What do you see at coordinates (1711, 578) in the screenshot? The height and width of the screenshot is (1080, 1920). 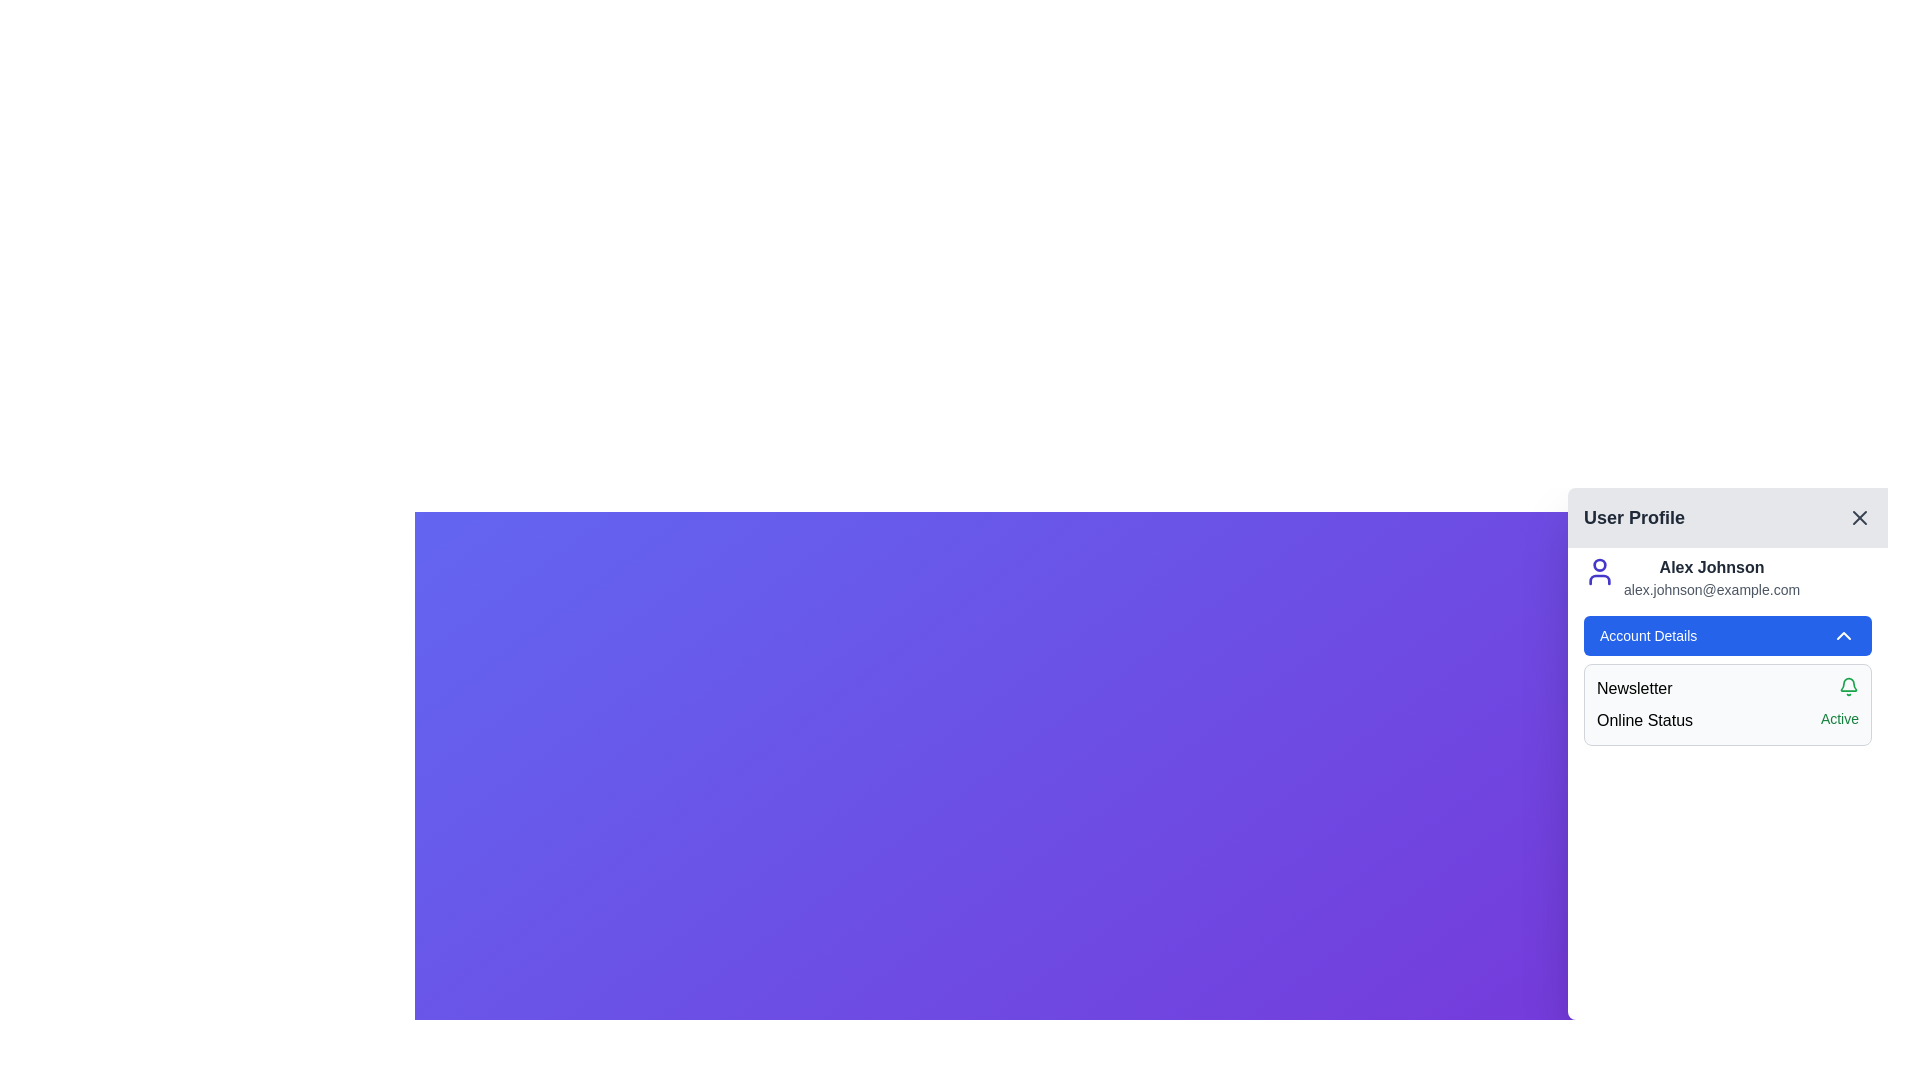 I see `details displayed in the 'User Profile' section, specifically the text showing 'Alex Johnson' and 'alex.johnson@example.com', which is positioned to the right of the profile icon` at bounding box center [1711, 578].